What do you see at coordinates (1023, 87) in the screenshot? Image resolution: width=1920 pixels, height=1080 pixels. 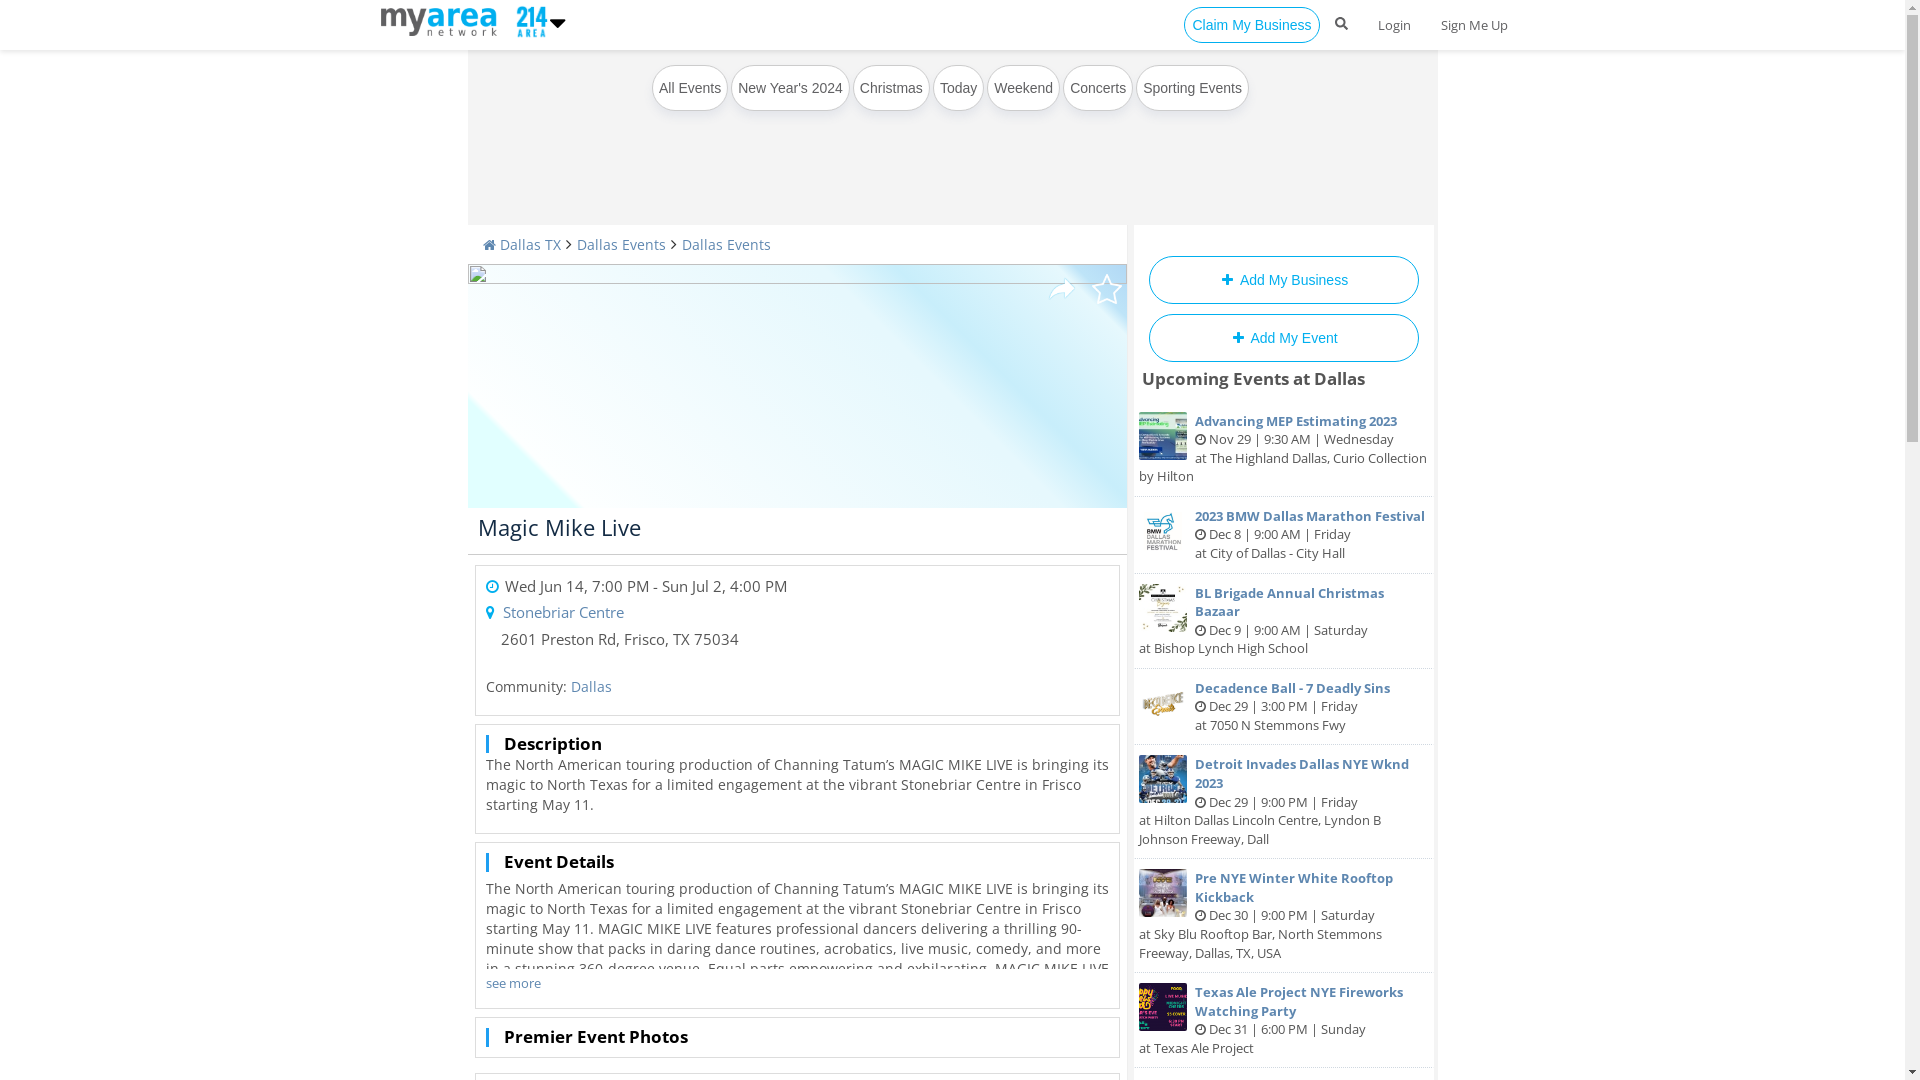 I see `'Weekend'` at bounding box center [1023, 87].